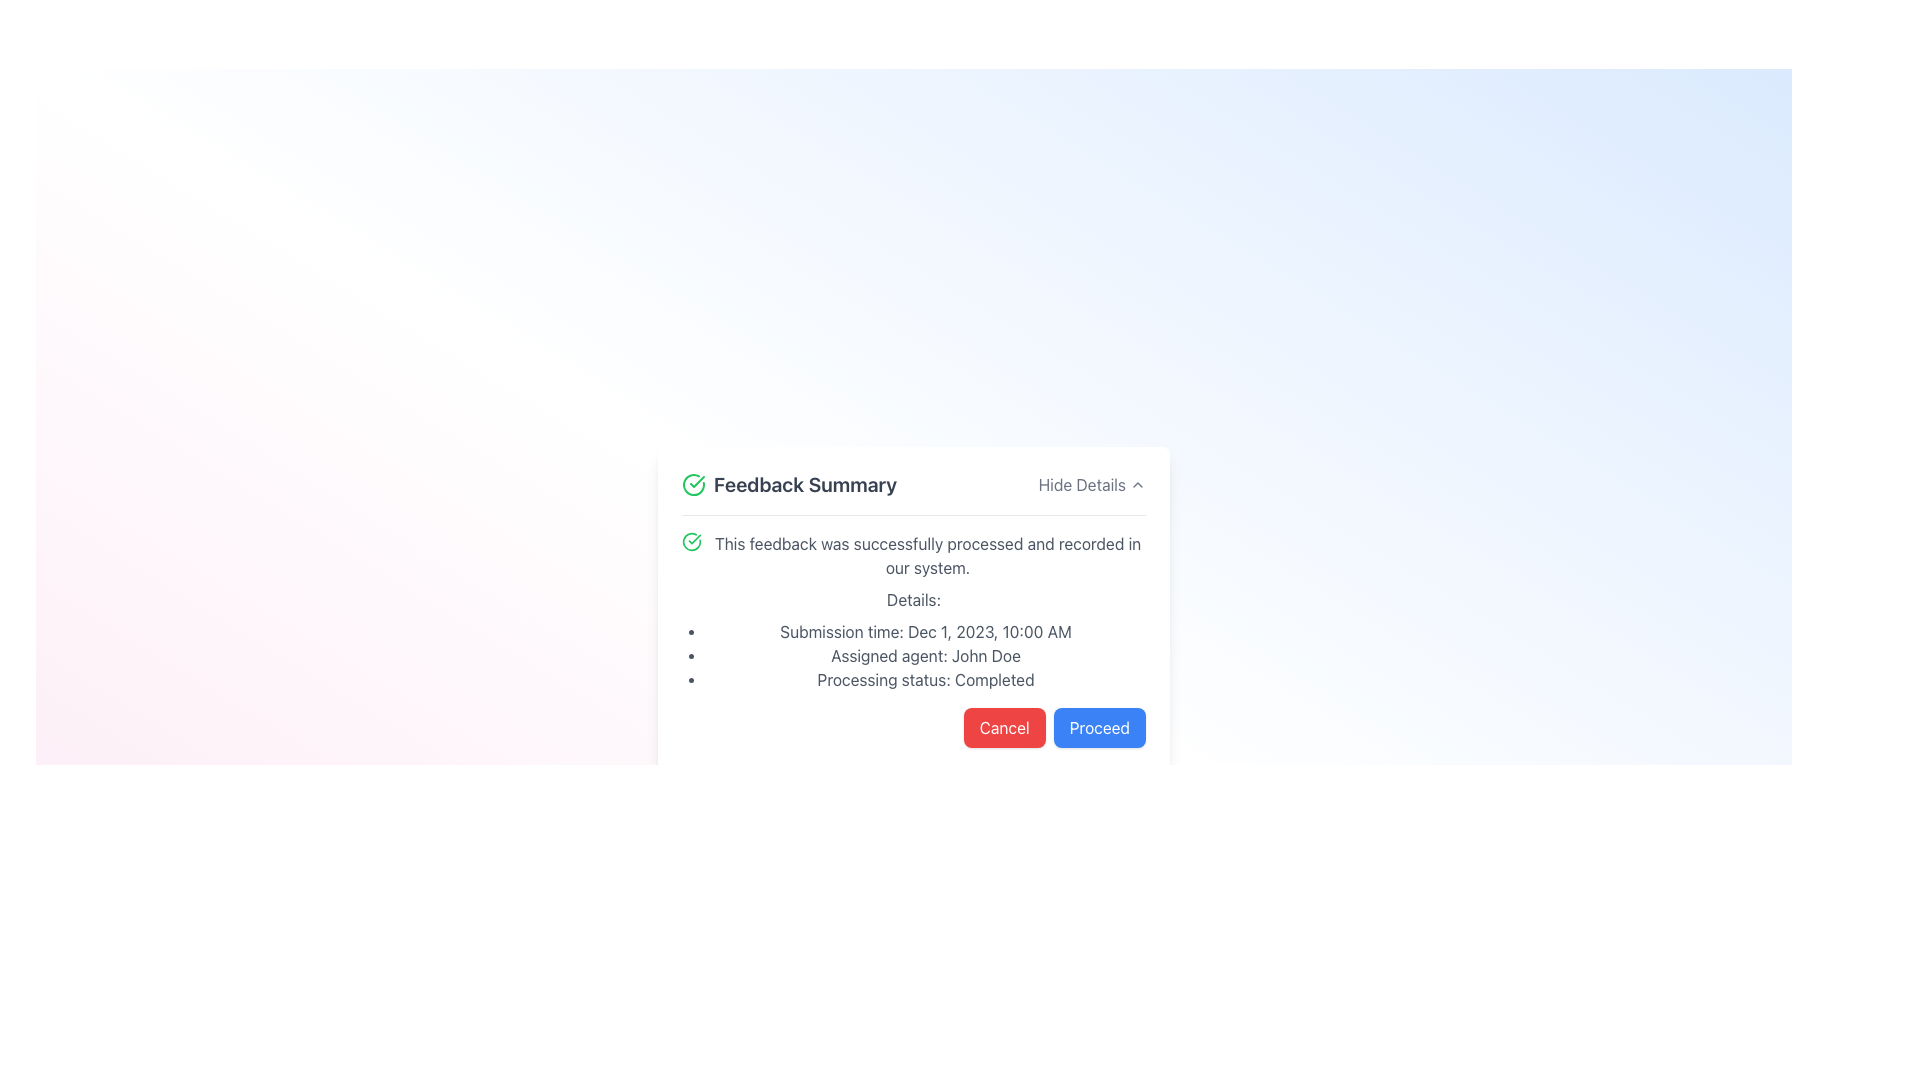 This screenshot has height=1080, width=1920. What do you see at coordinates (912, 555) in the screenshot?
I see `the feedback was processed by clicking on the confirmation message displayed in the 'Feedback Summary' section, which indicates successful completion of the feedback process` at bounding box center [912, 555].